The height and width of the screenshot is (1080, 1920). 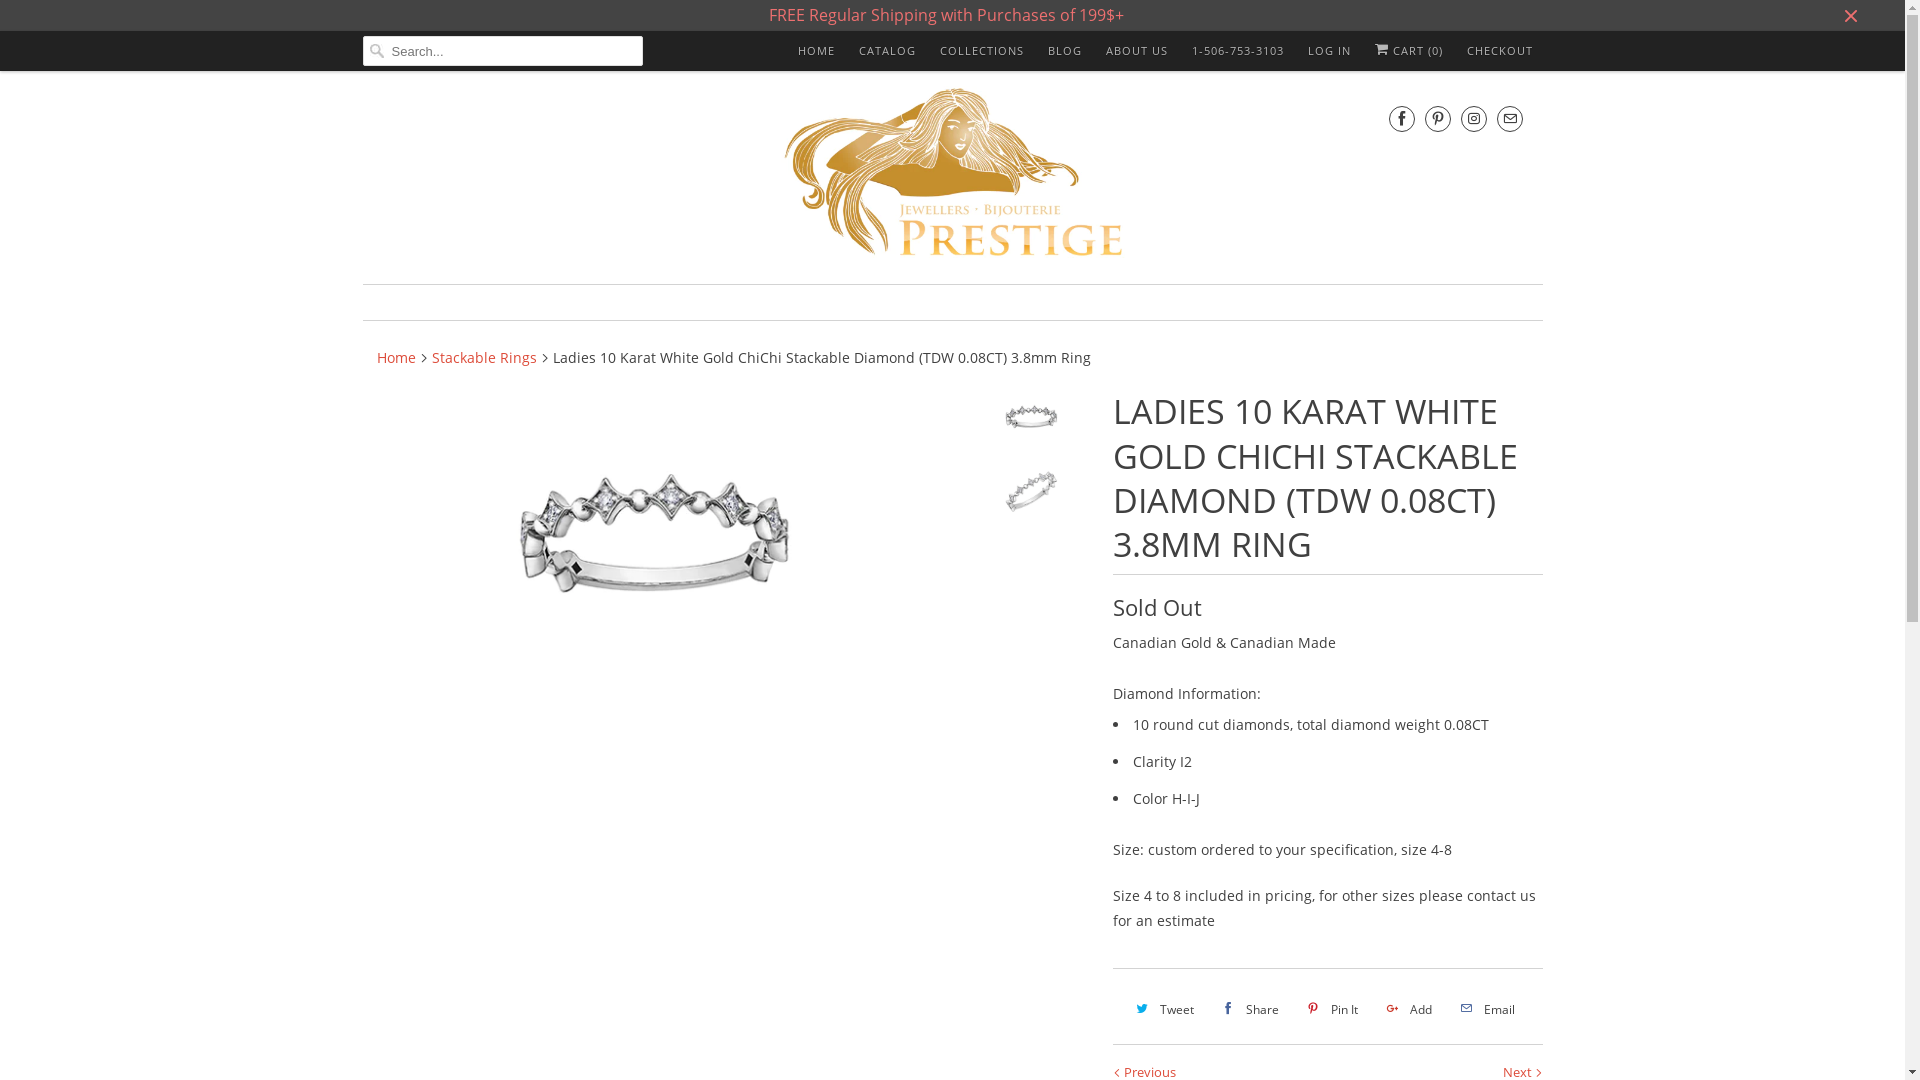 What do you see at coordinates (1496, 118) in the screenshot?
I see `'Email Bijouterie Prestige'` at bounding box center [1496, 118].